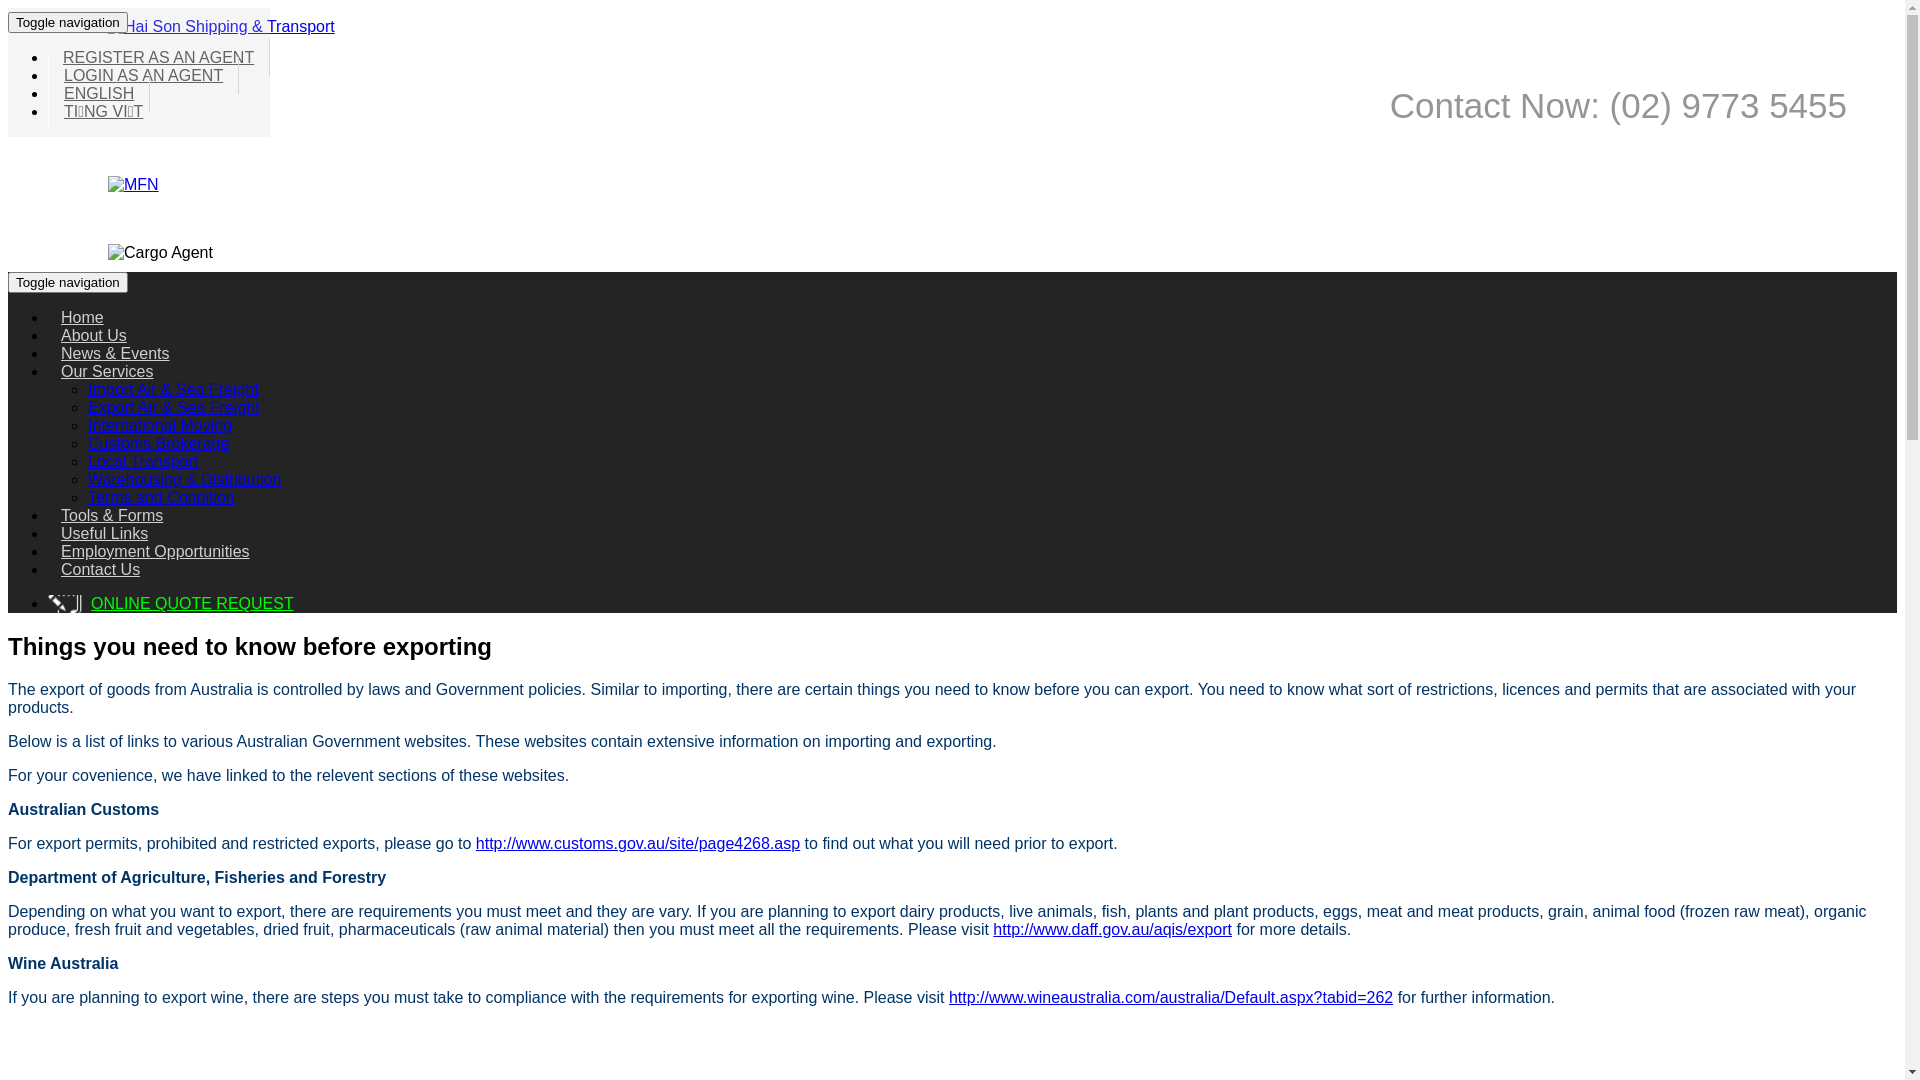  I want to click on 'MFN', so click(132, 185).